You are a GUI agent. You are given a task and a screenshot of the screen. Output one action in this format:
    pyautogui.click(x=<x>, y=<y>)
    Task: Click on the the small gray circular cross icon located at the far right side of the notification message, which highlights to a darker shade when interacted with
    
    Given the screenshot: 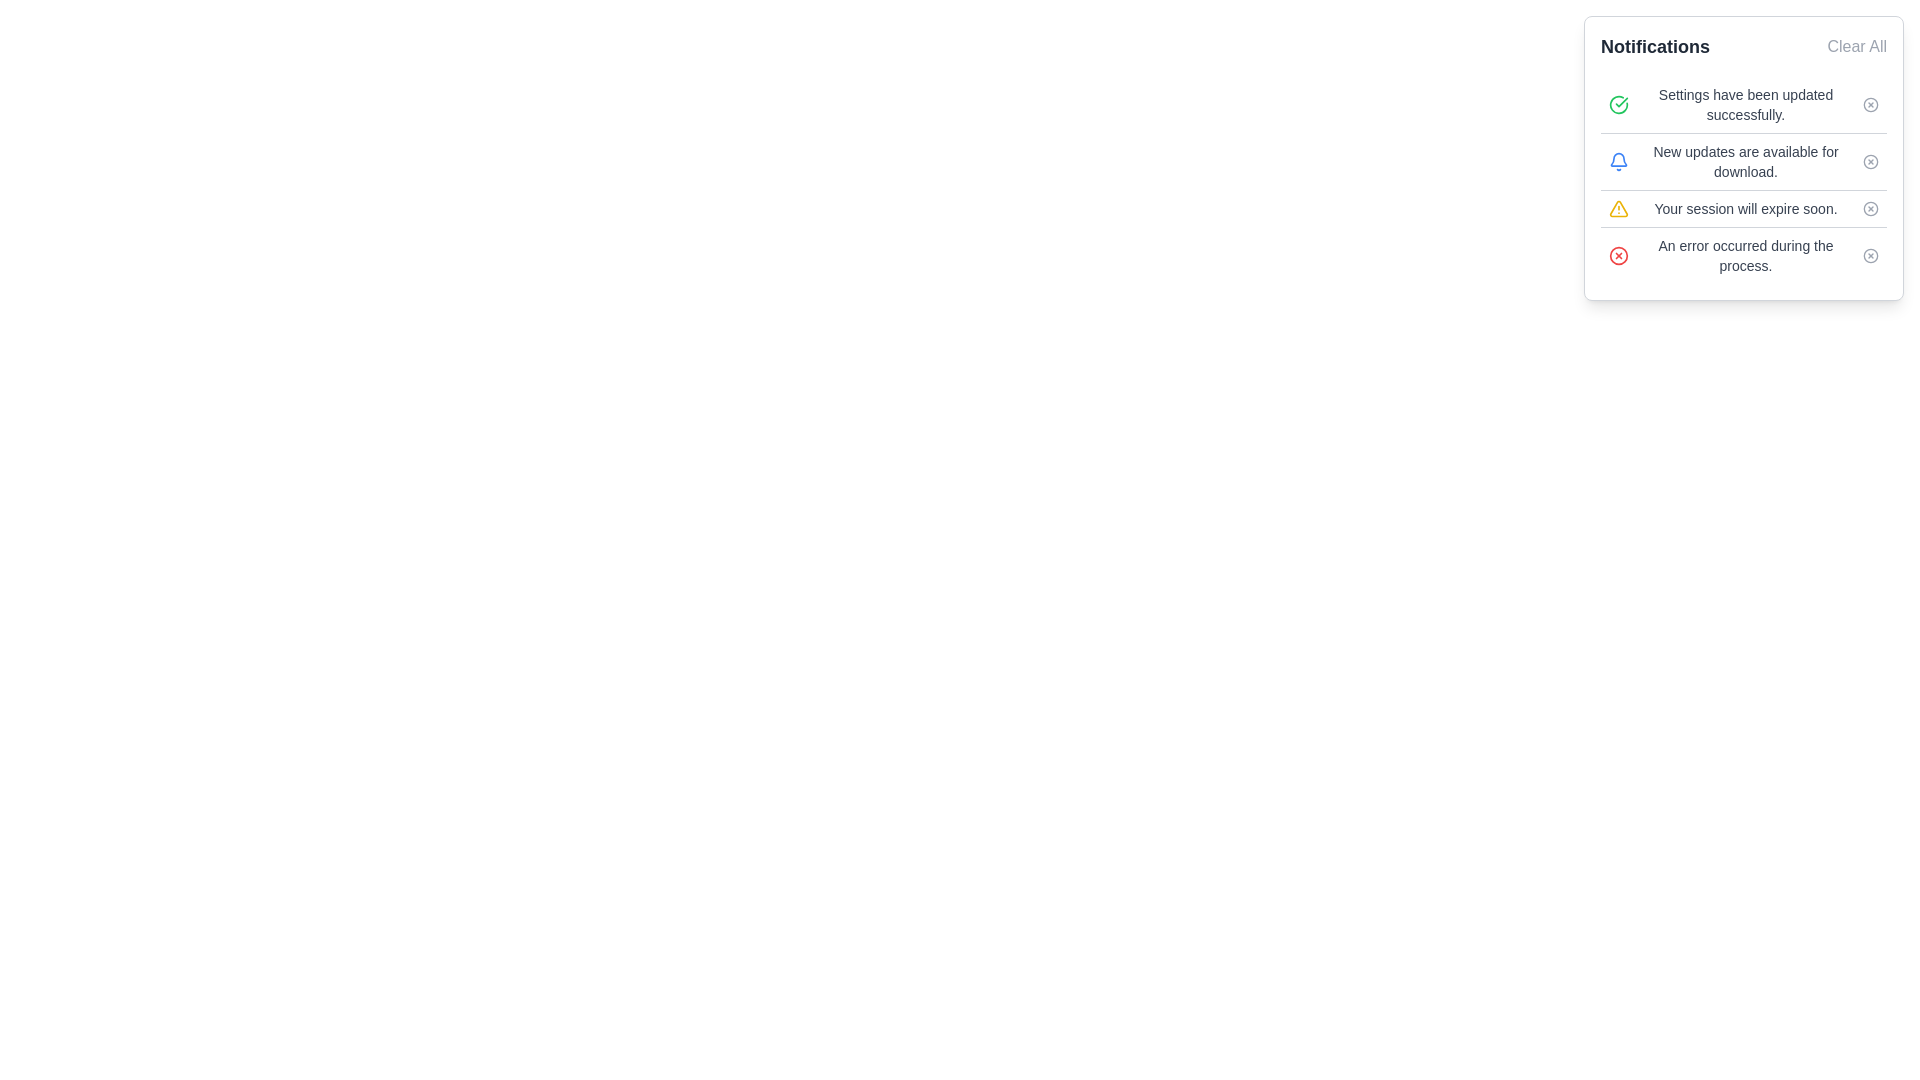 What is the action you would take?
    pyautogui.click(x=1870, y=208)
    